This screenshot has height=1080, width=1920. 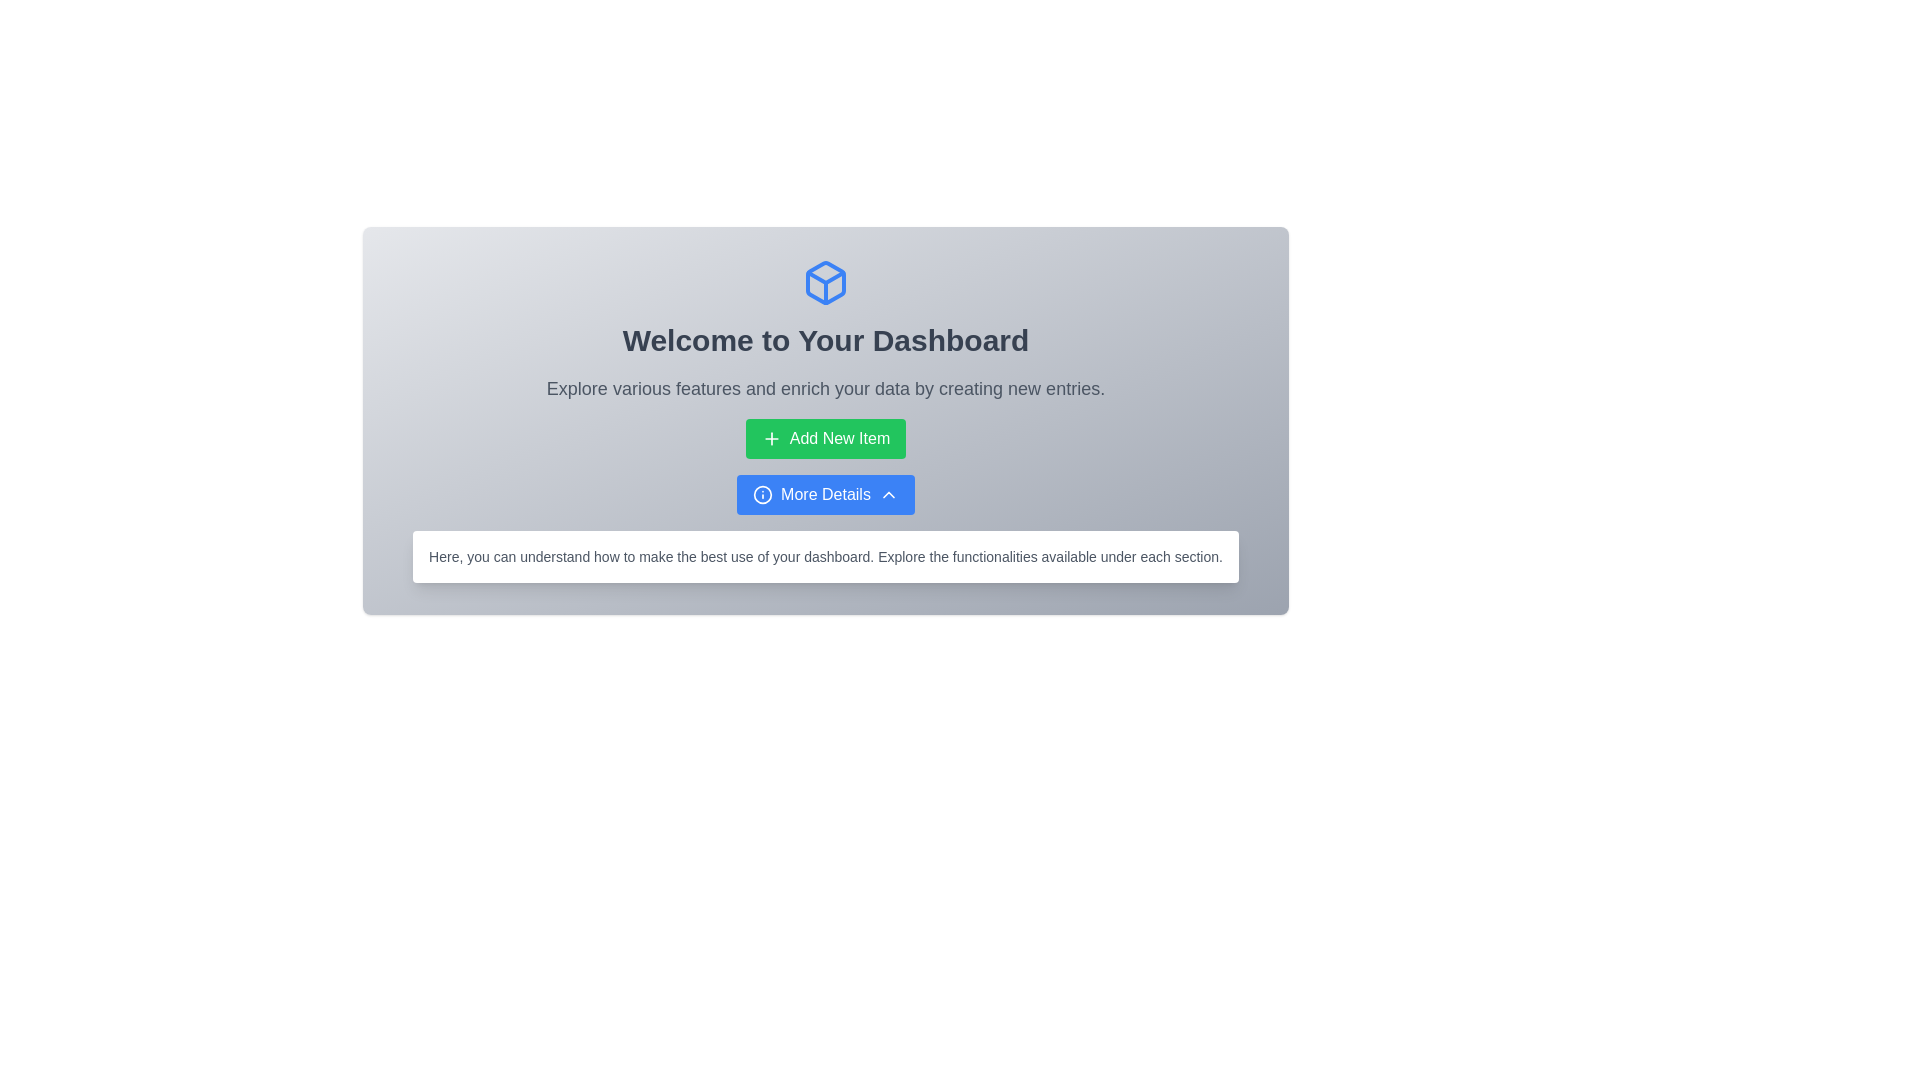 What do you see at coordinates (825, 419) in the screenshot?
I see `the green button labeled 'Add New Item'` at bounding box center [825, 419].